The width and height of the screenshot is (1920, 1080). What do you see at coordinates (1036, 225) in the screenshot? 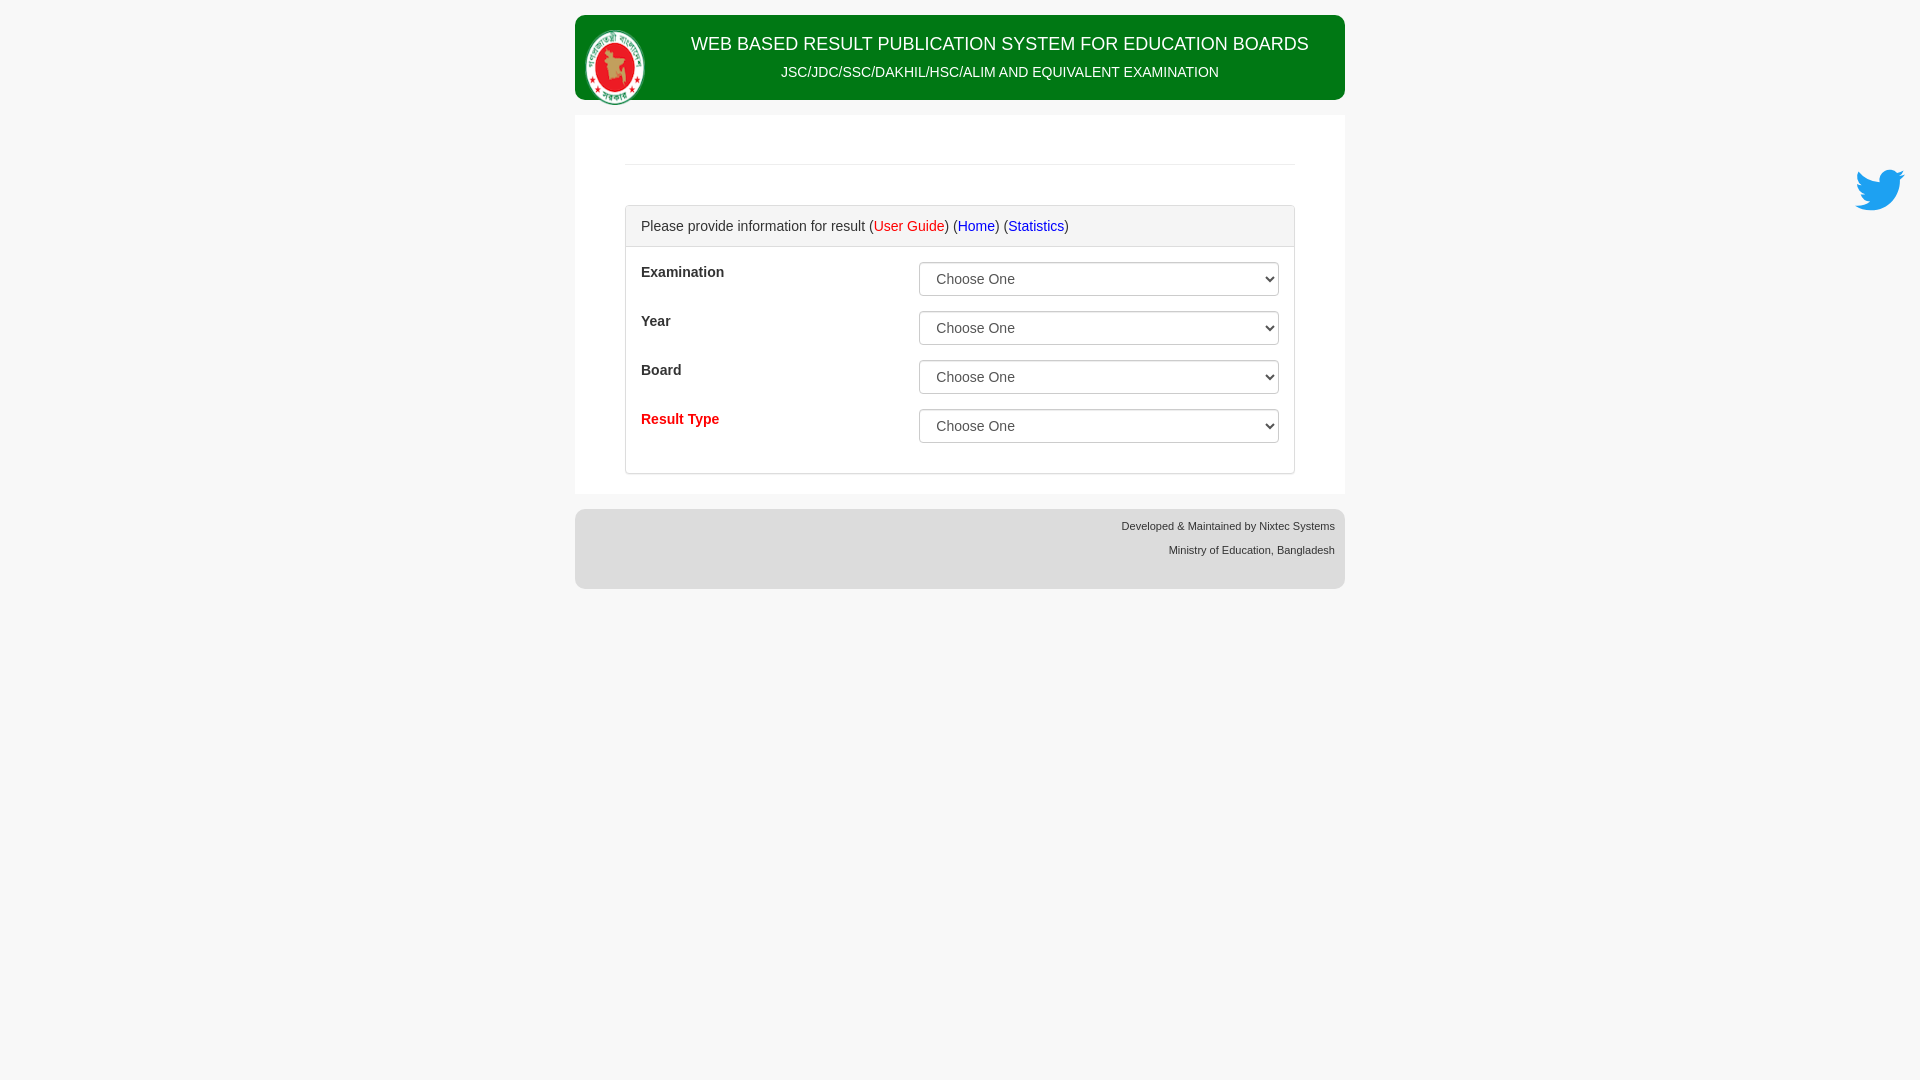
I see `'Statistics'` at bounding box center [1036, 225].